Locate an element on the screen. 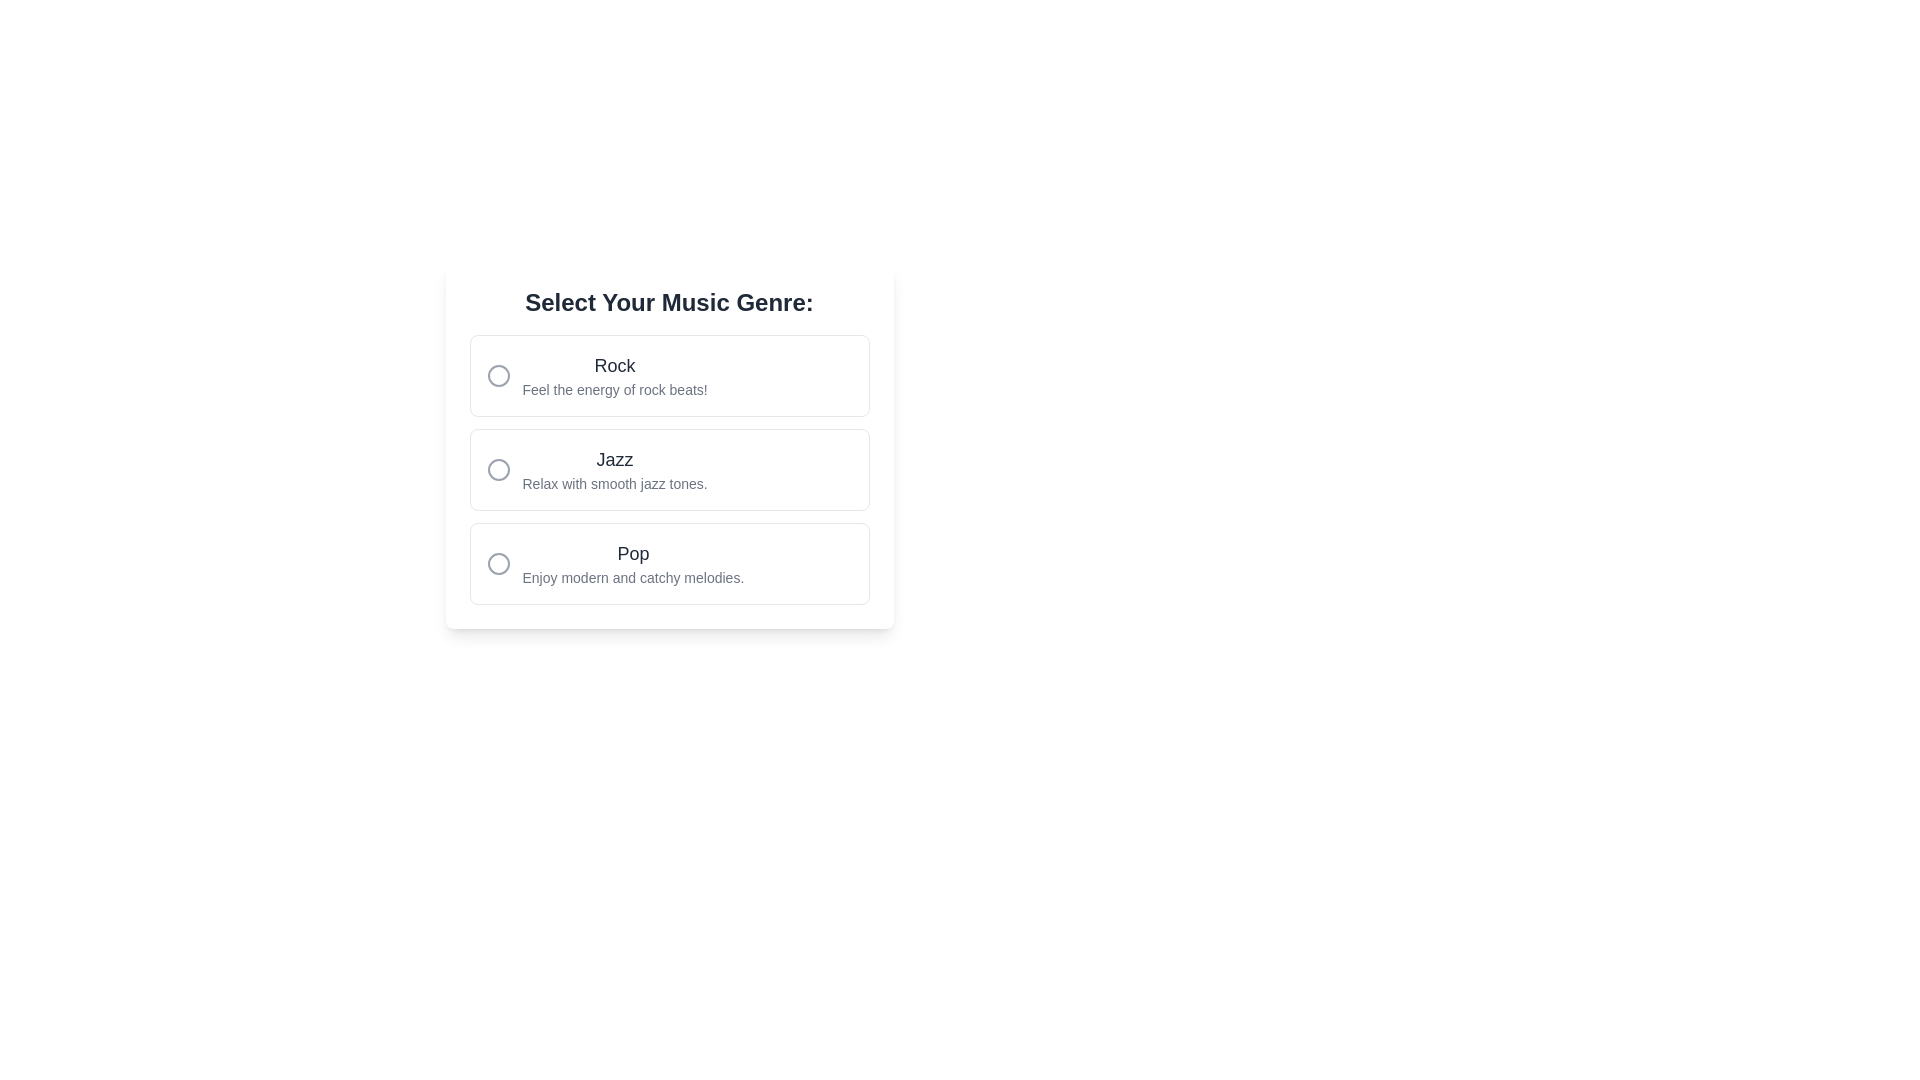 The width and height of the screenshot is (1920, 1080). the text label for the 'Jazz' music genre option, which is located in the middle section of the list under 'Select Your Music Genre' is located at coordinates (614, 459).